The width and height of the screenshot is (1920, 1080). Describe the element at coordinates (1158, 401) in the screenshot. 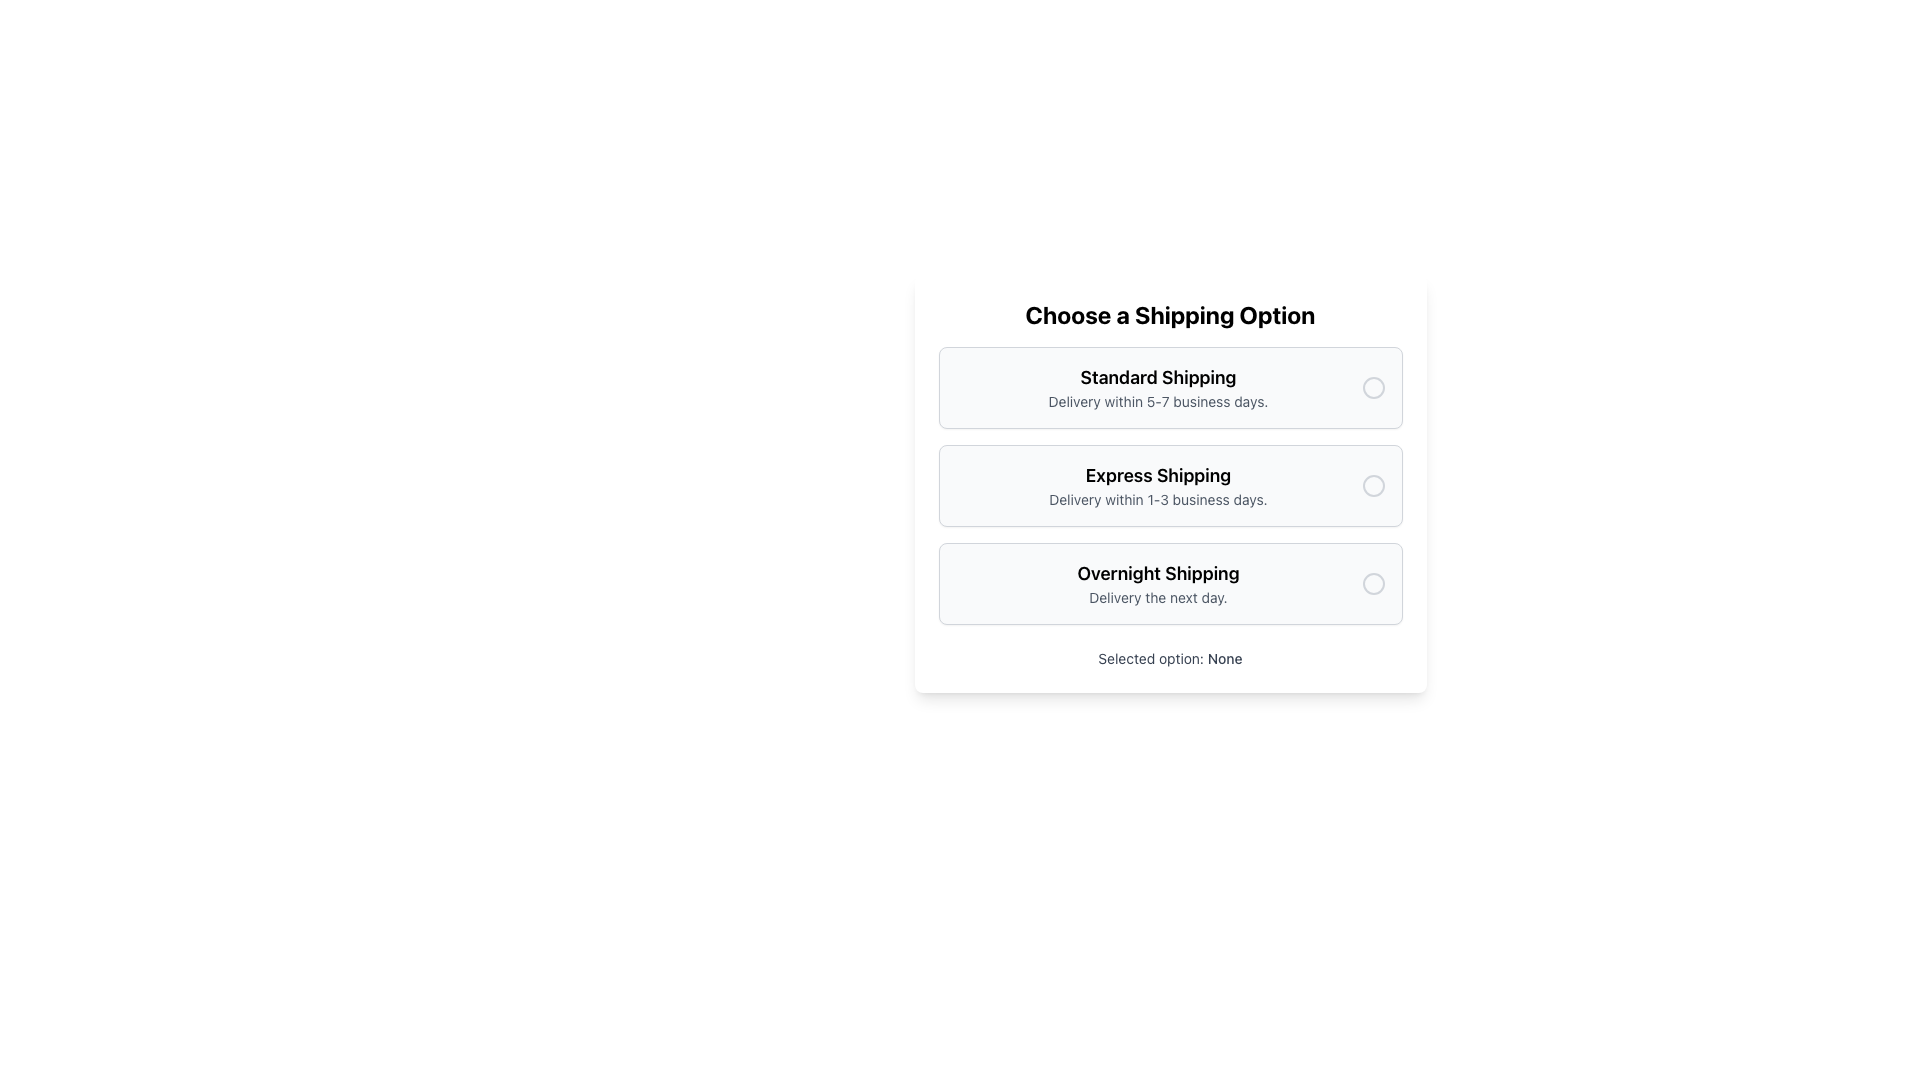

I see `delivery information displayed in the text label that states 'Delivery within 5-7 business days.' This label is styled in light gray and is located beneath the bold 'Standard Shipping' title` at that location.